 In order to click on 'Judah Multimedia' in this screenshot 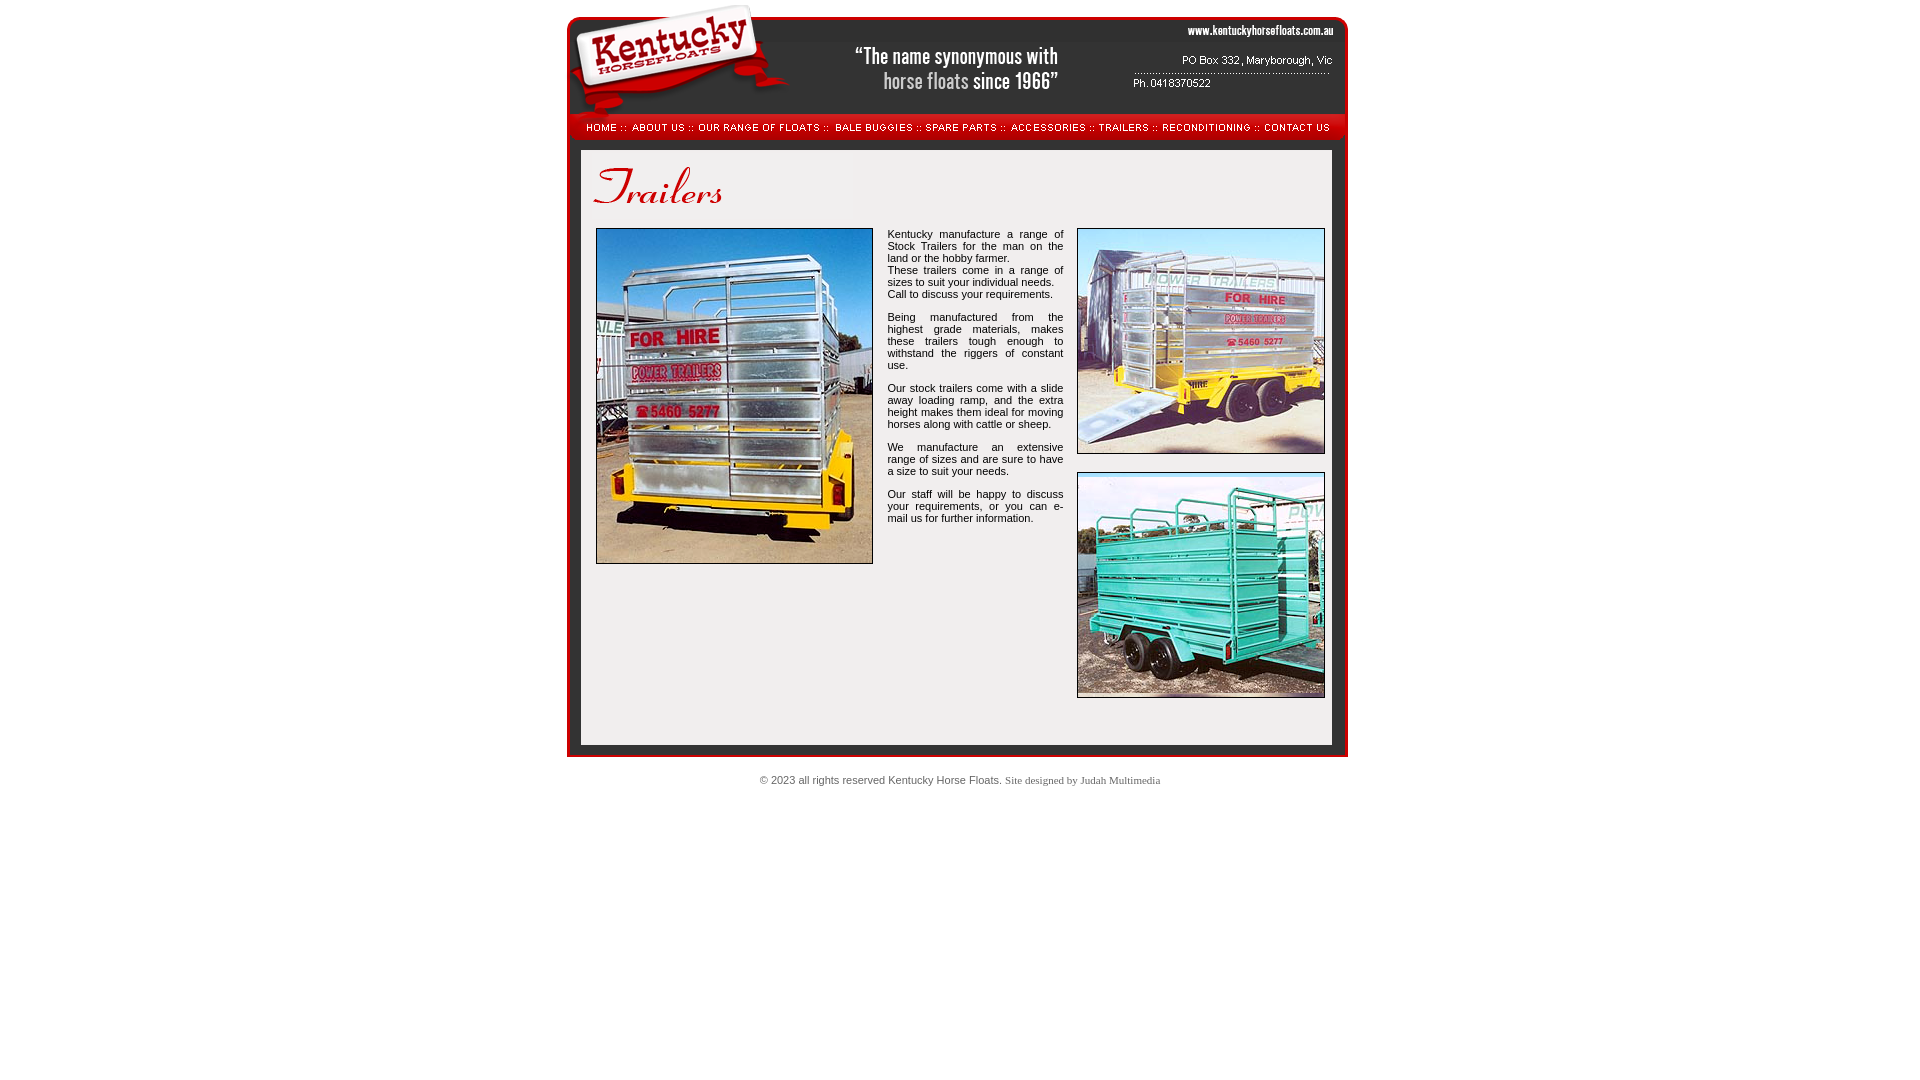, I will do `click(1121, 778)`.